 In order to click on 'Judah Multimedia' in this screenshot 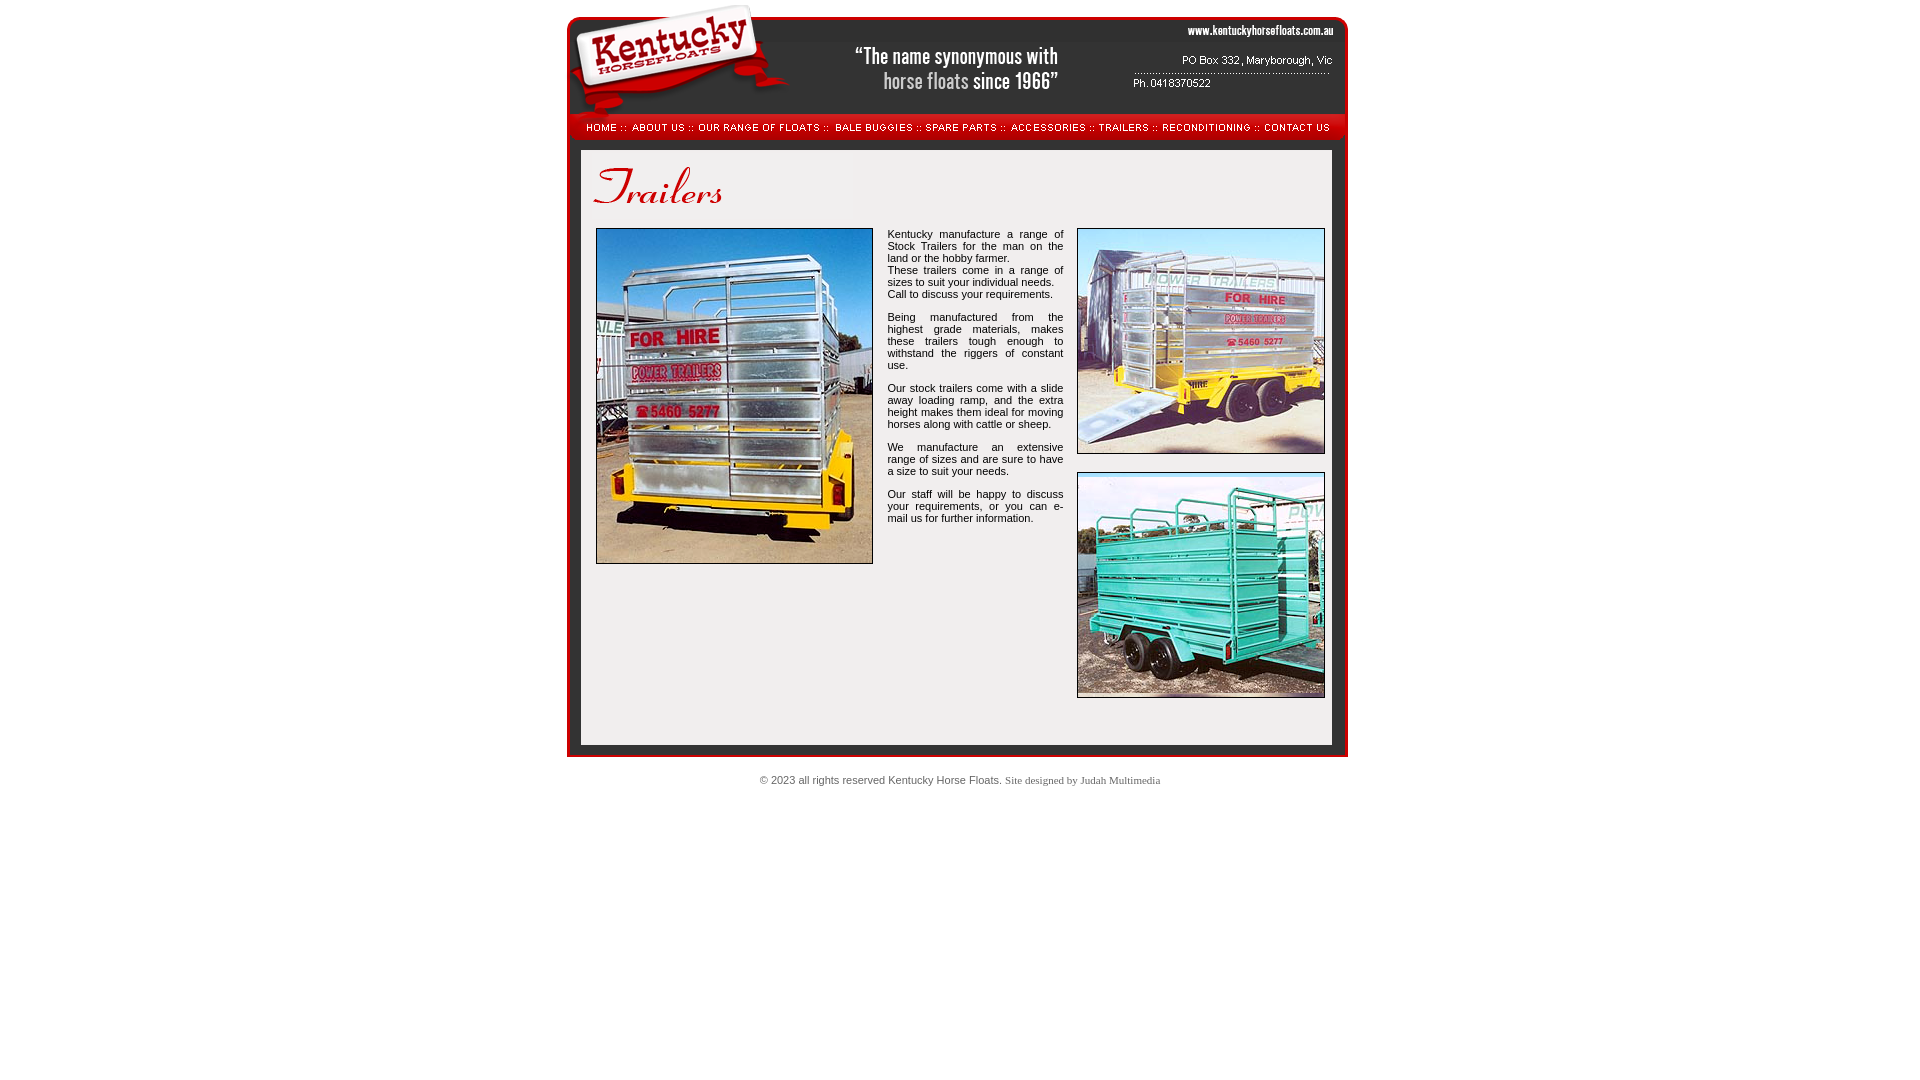, I will do `click(1121, 778)`.